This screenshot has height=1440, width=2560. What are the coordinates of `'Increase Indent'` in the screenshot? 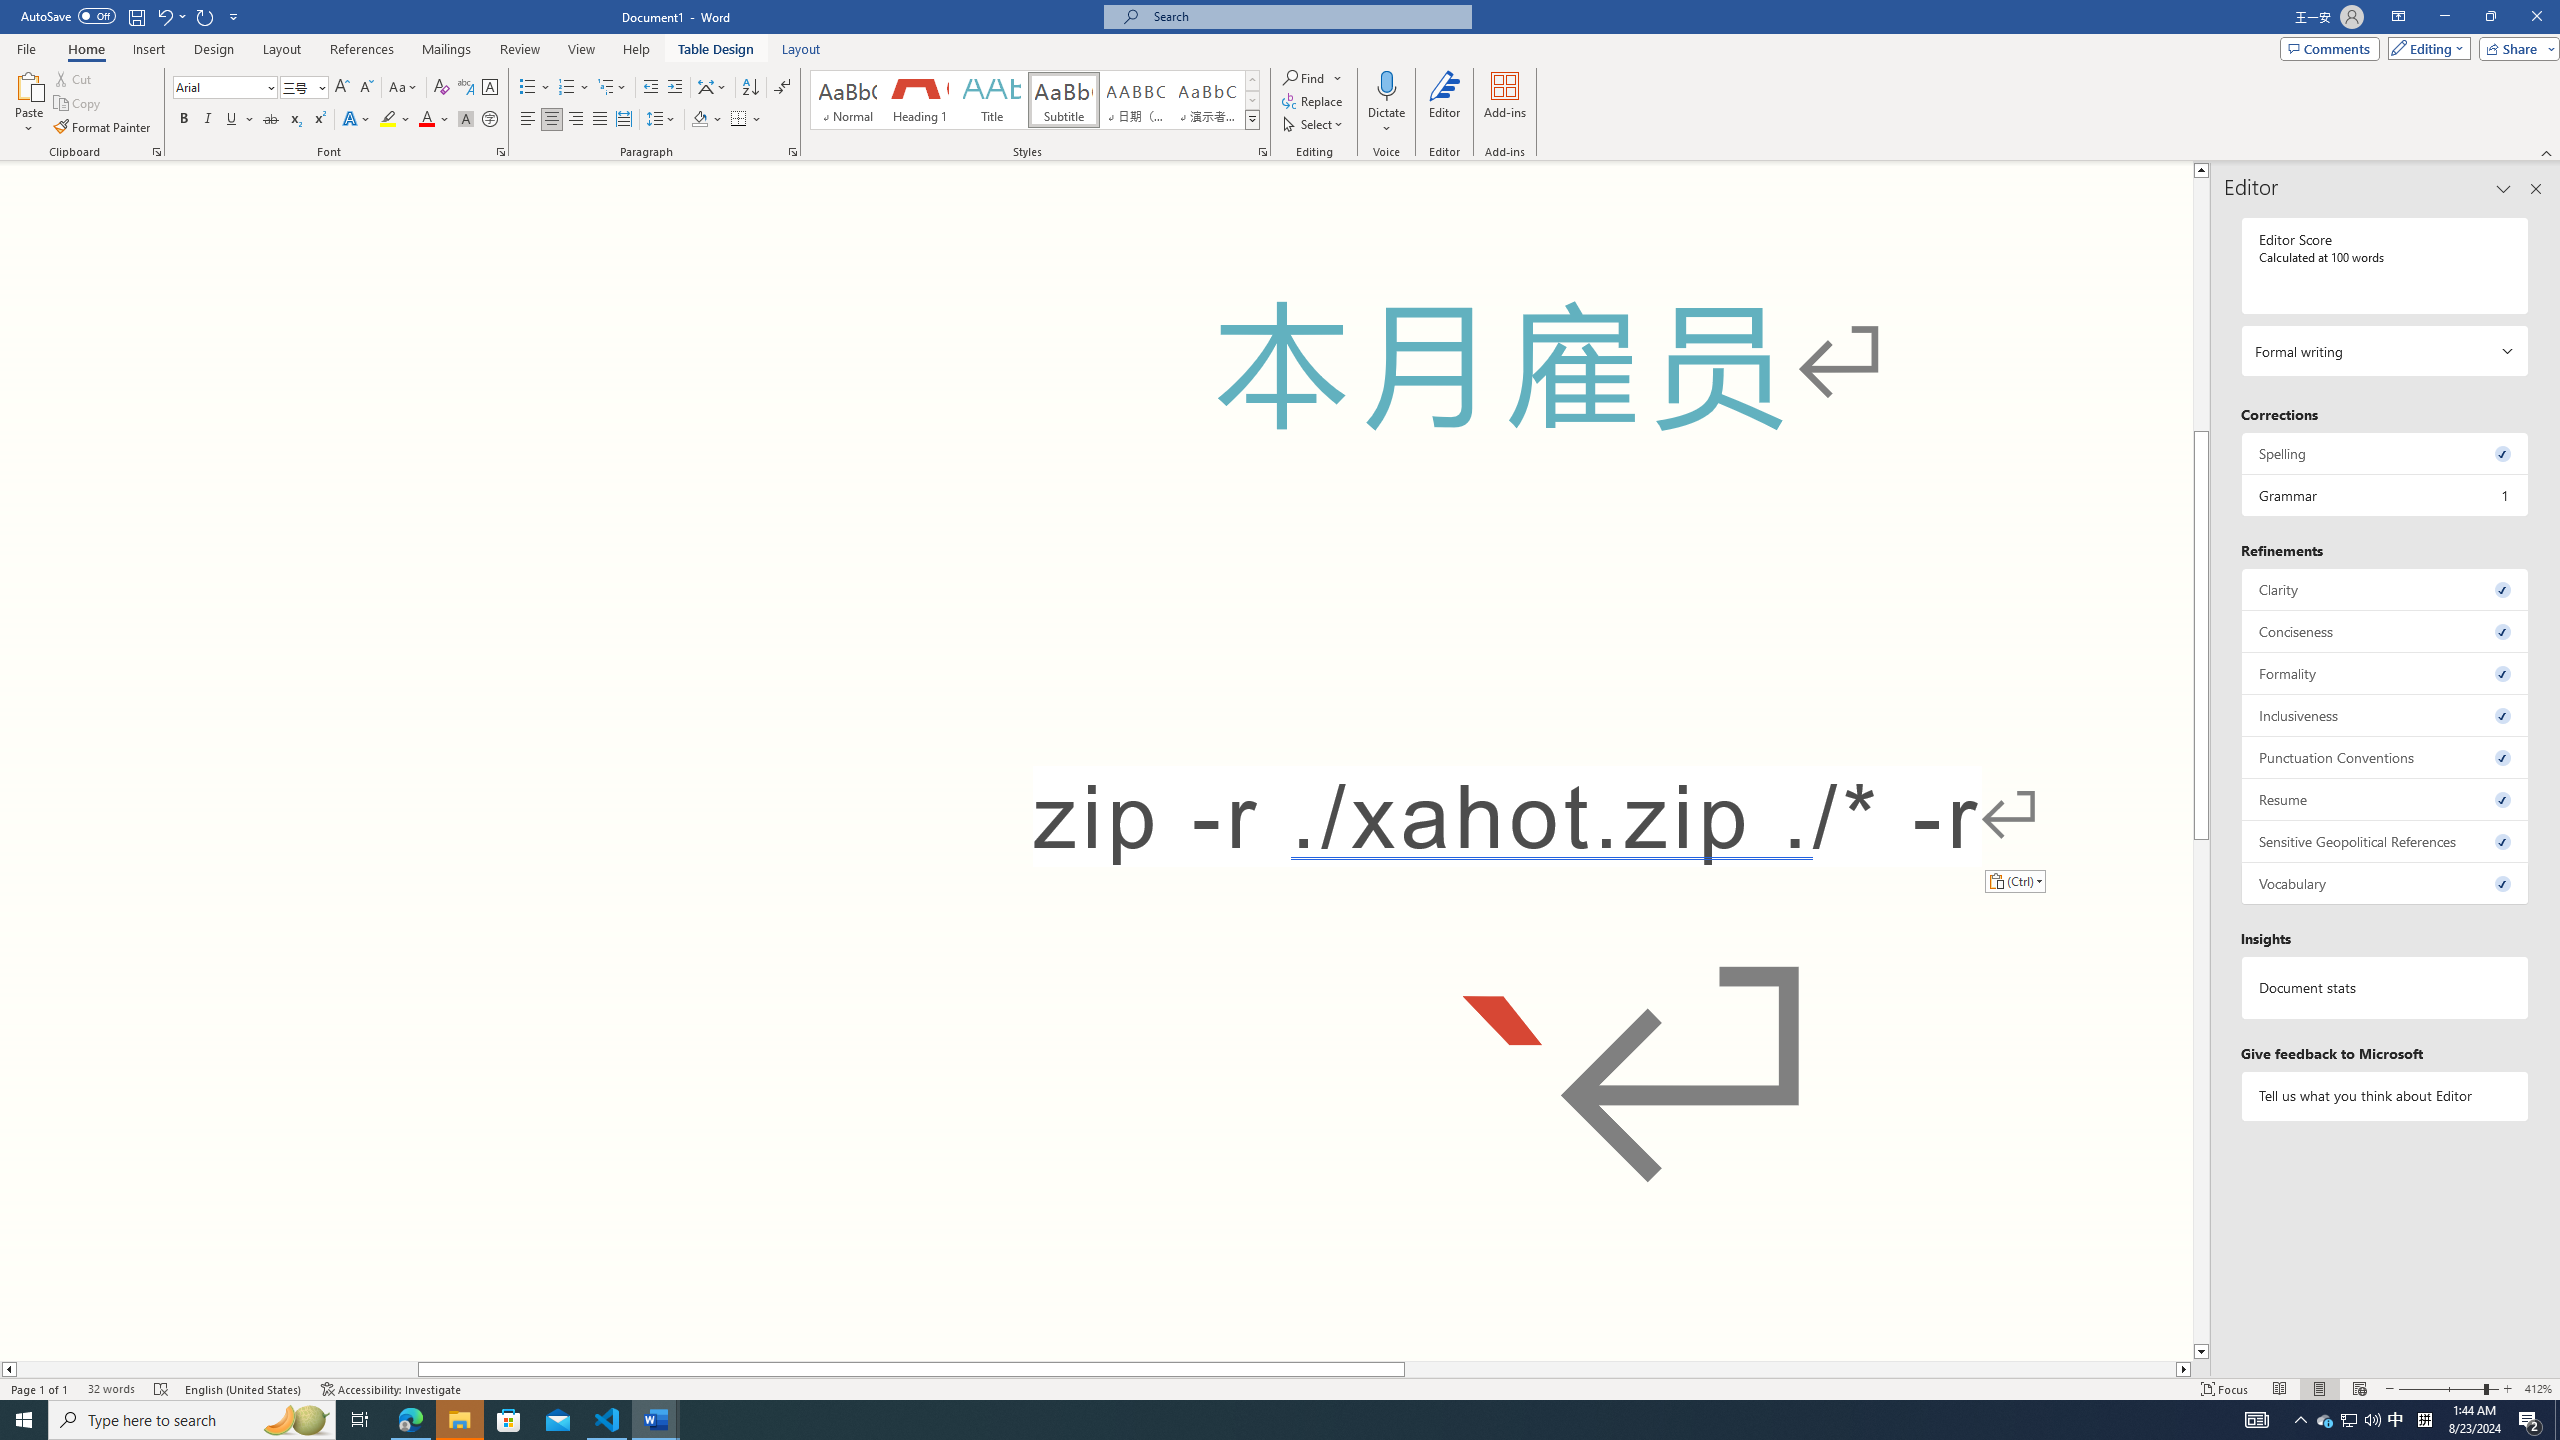 It's located at (673, 87).